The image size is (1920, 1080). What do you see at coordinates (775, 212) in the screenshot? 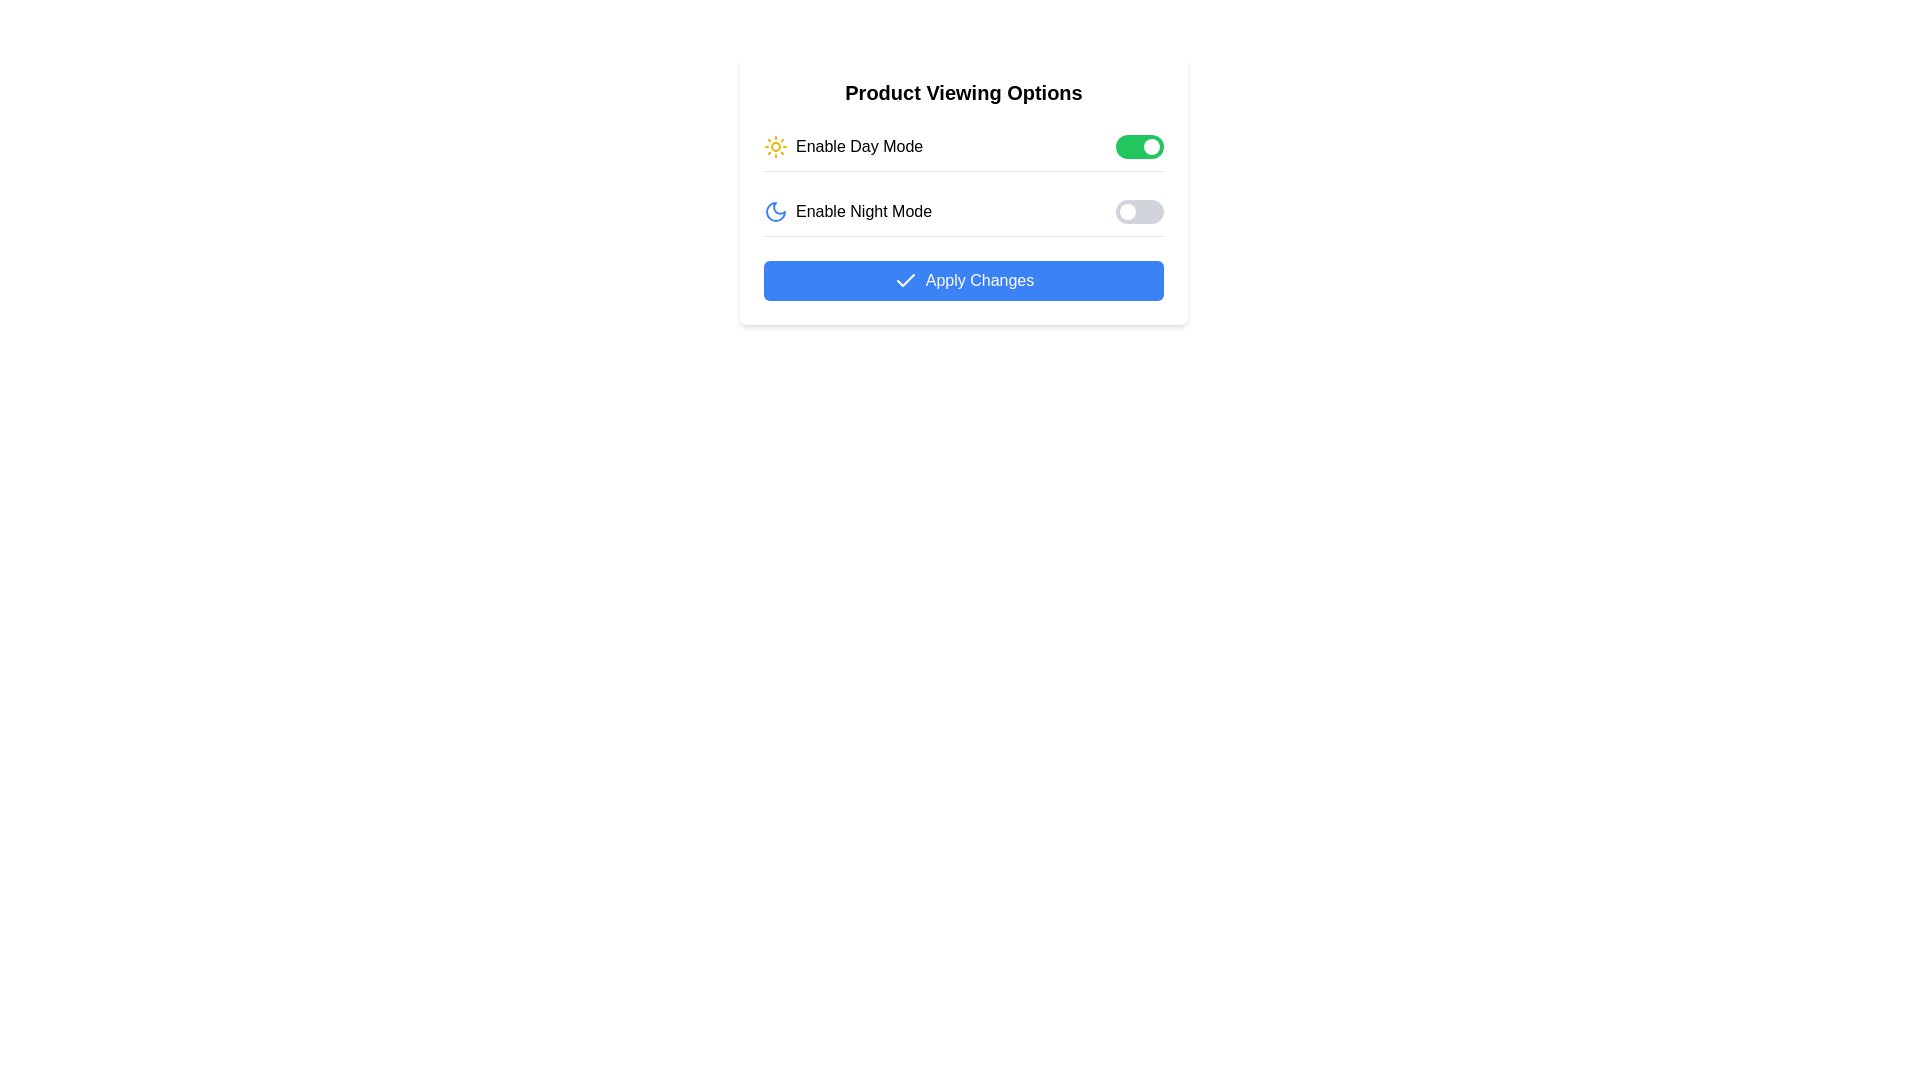
I see `the night mode icon, which indicates the functionality to toggle night mode, located to the left of the 'Enable Night Mode' text` at bounding box center [775, 212].